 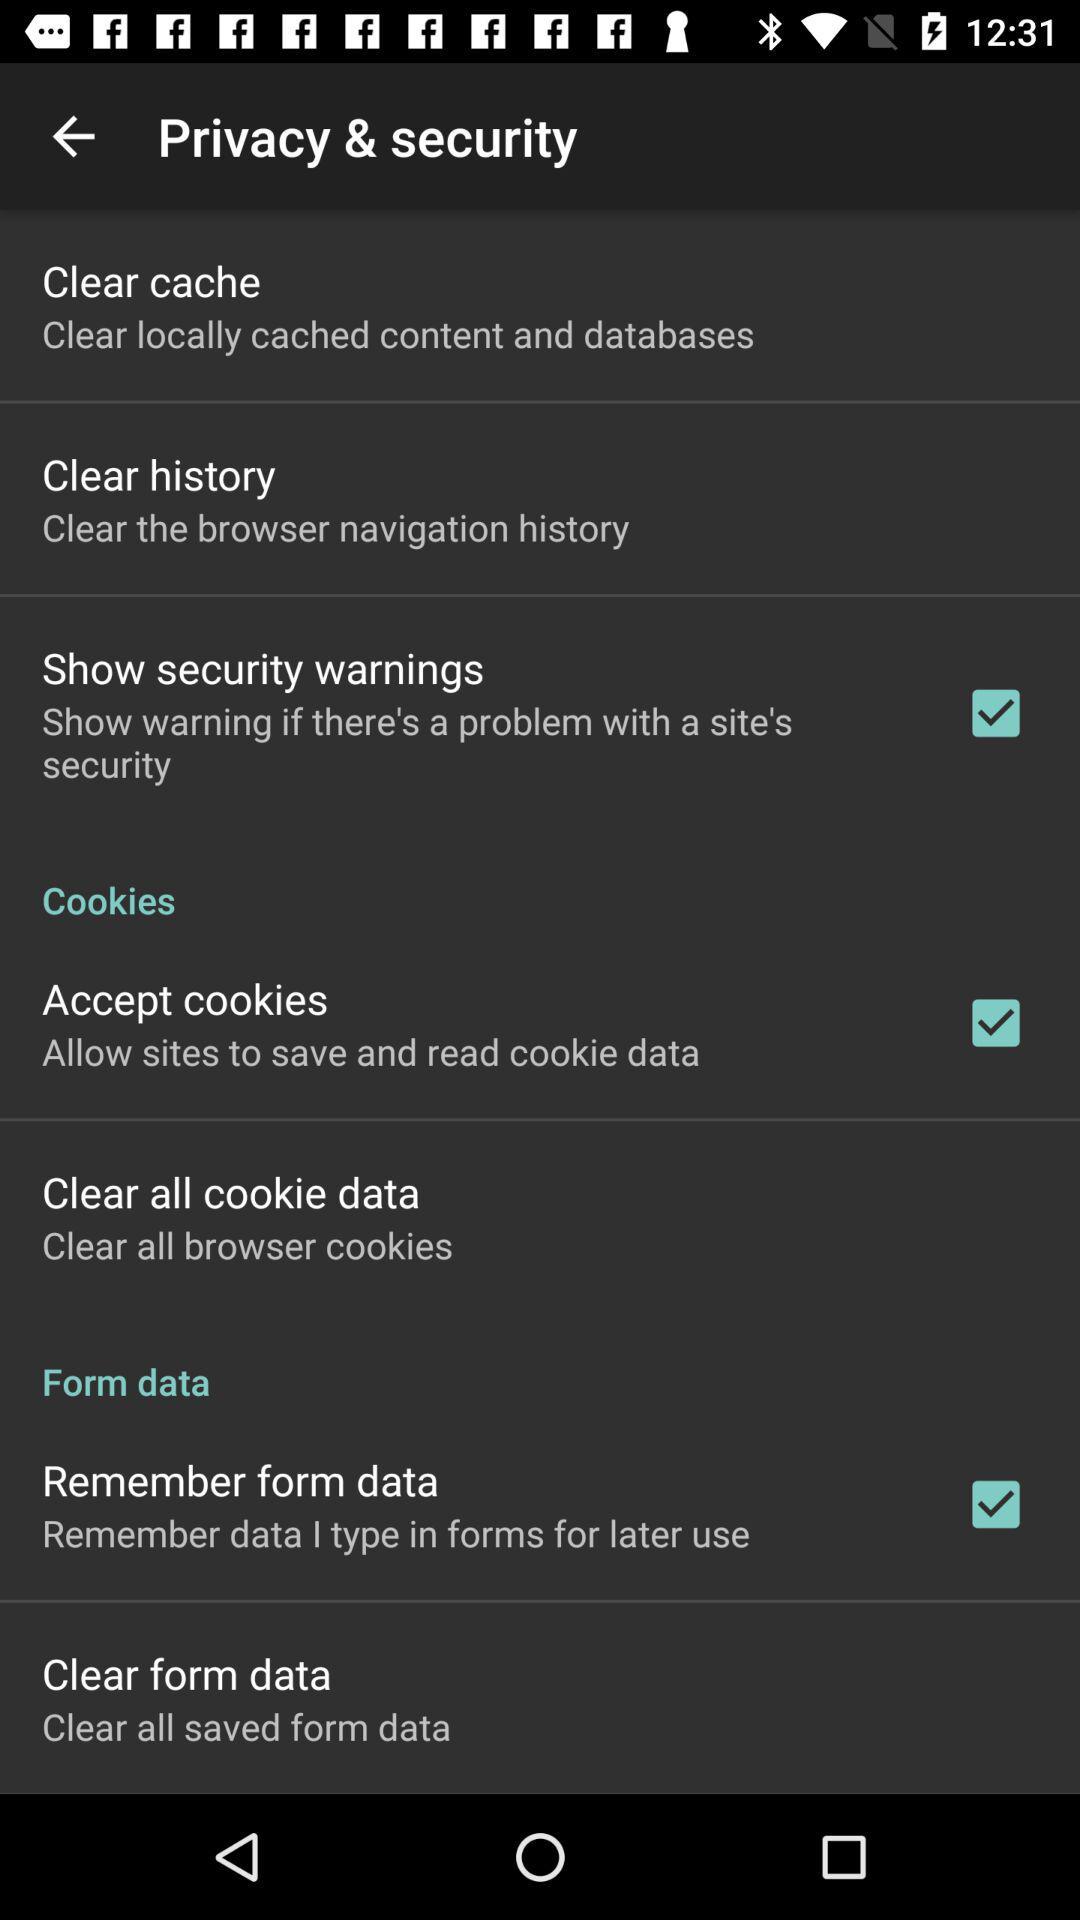 I want to click on the clear cache app, so click(x=150, y=279).